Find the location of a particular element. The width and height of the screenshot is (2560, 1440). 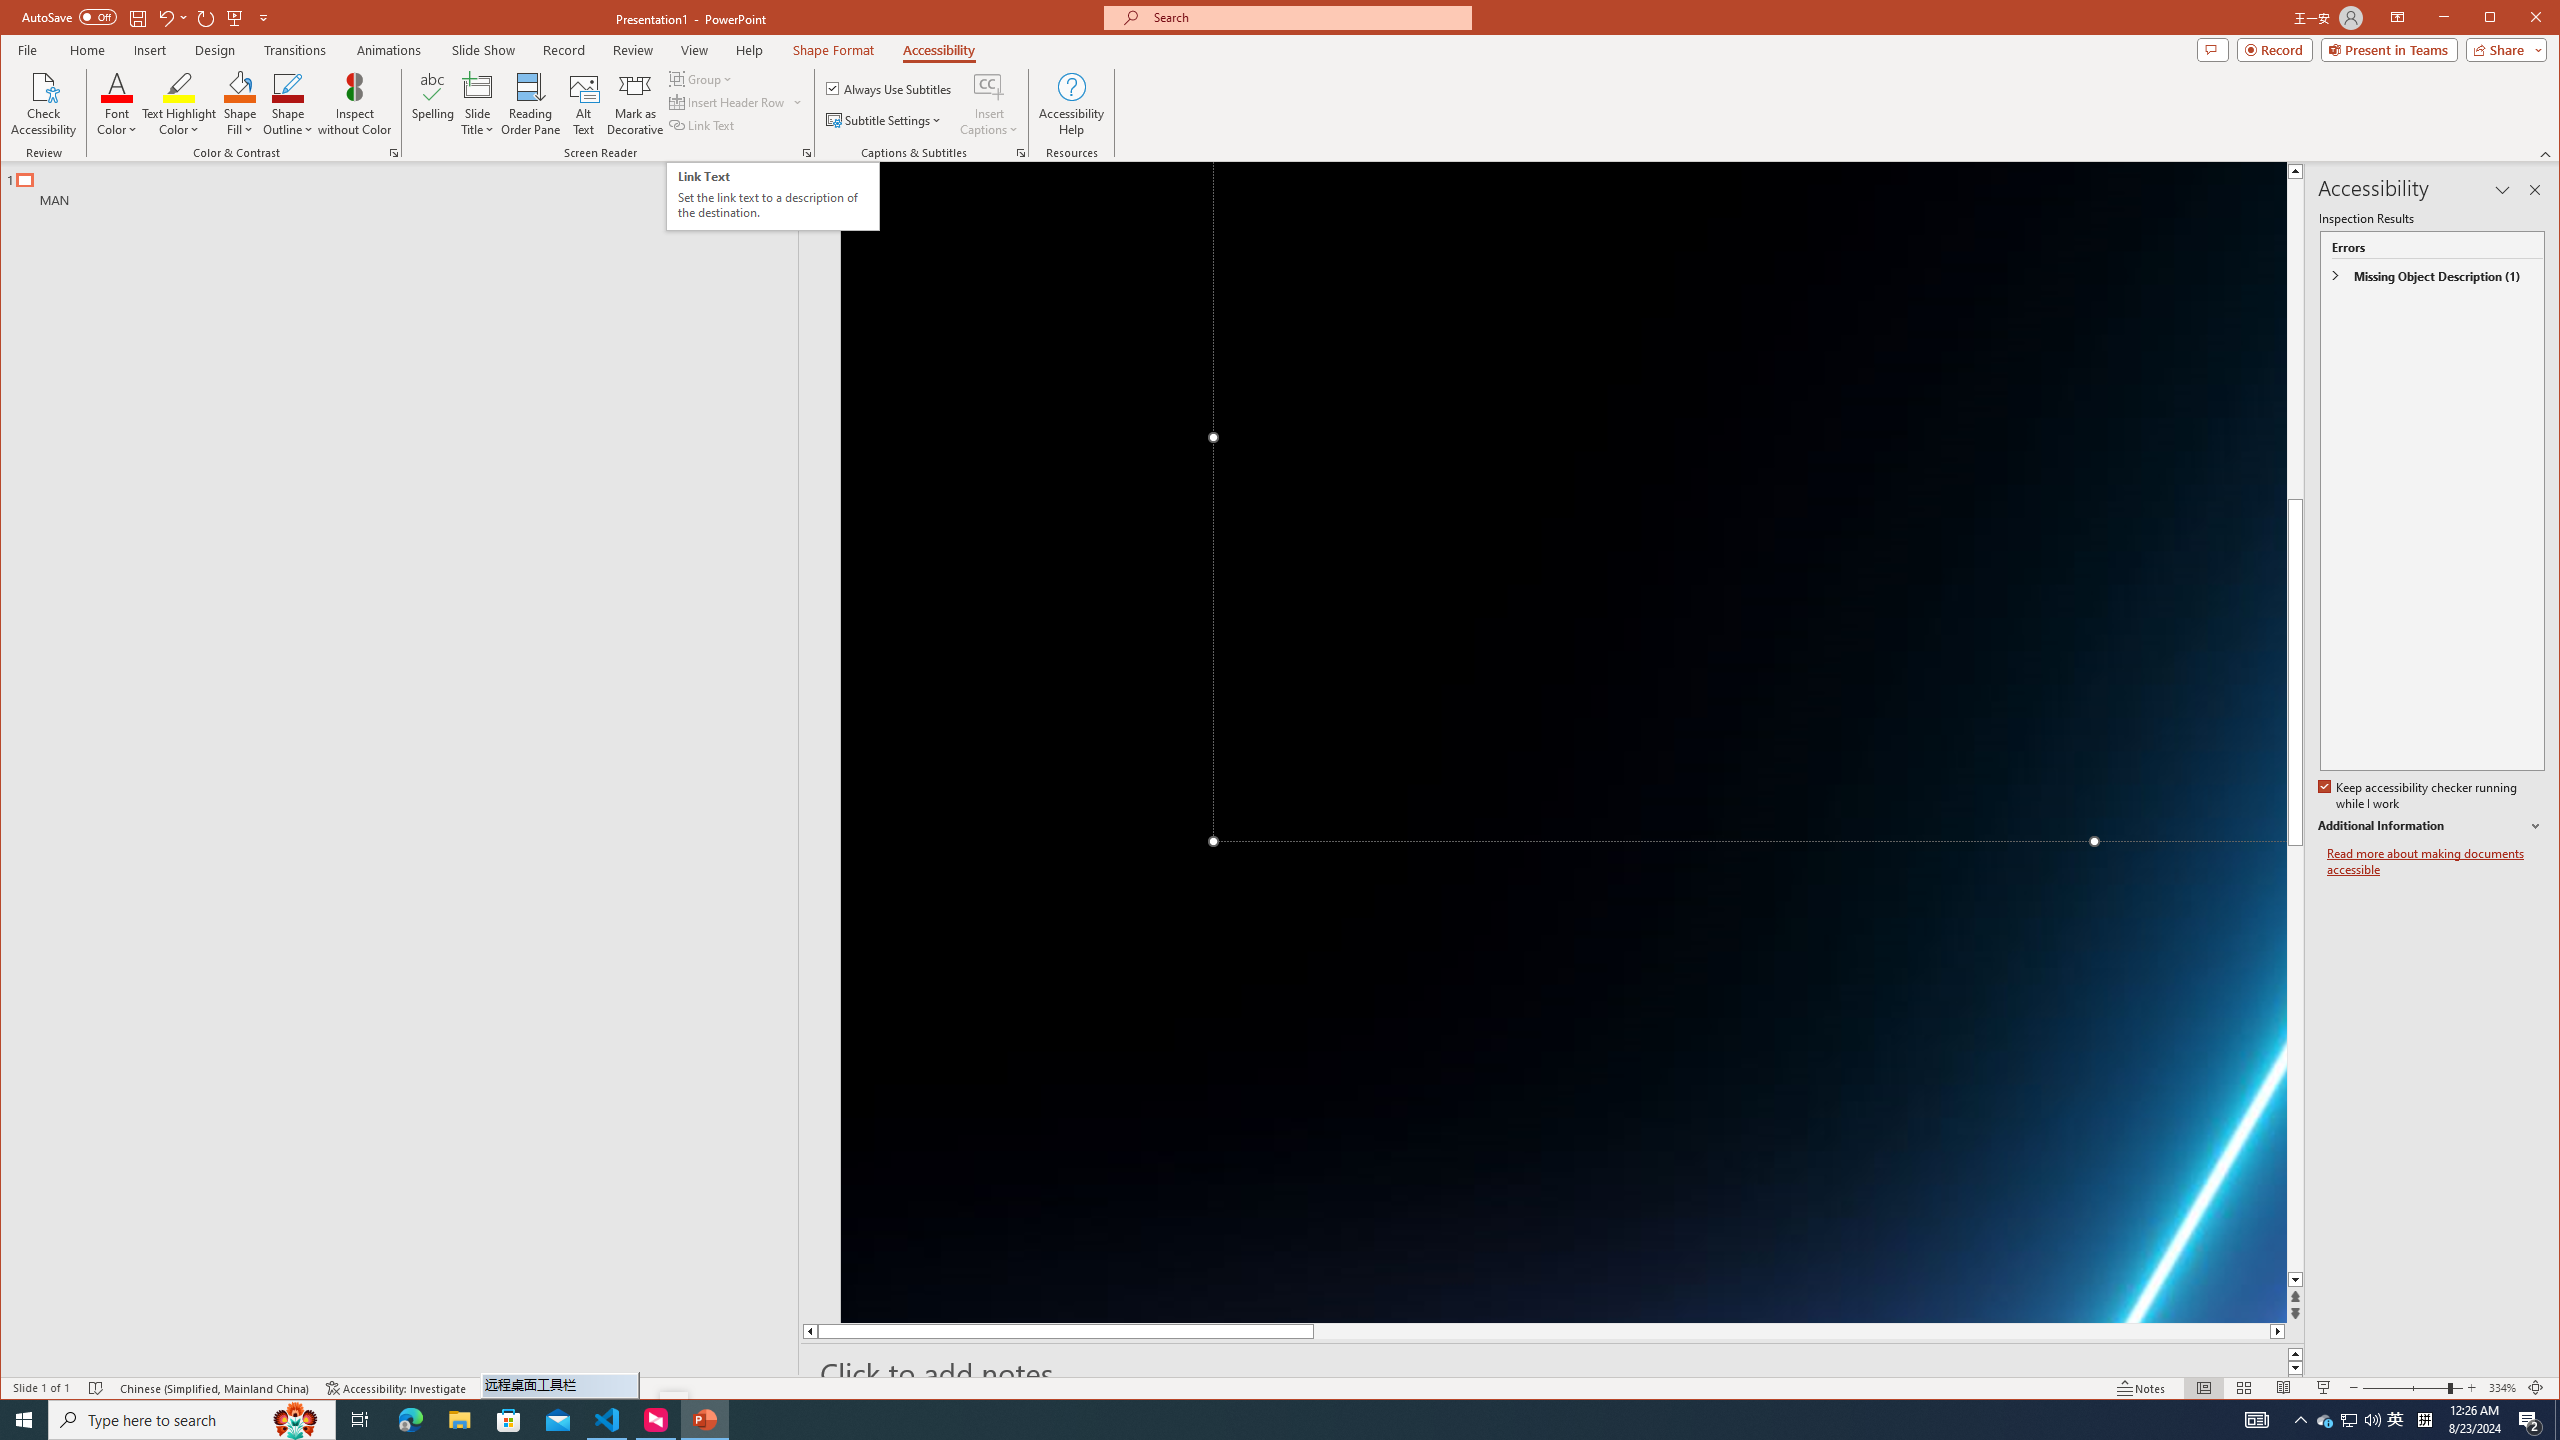

'Insert Captions' is located at coordinates (988, 85).